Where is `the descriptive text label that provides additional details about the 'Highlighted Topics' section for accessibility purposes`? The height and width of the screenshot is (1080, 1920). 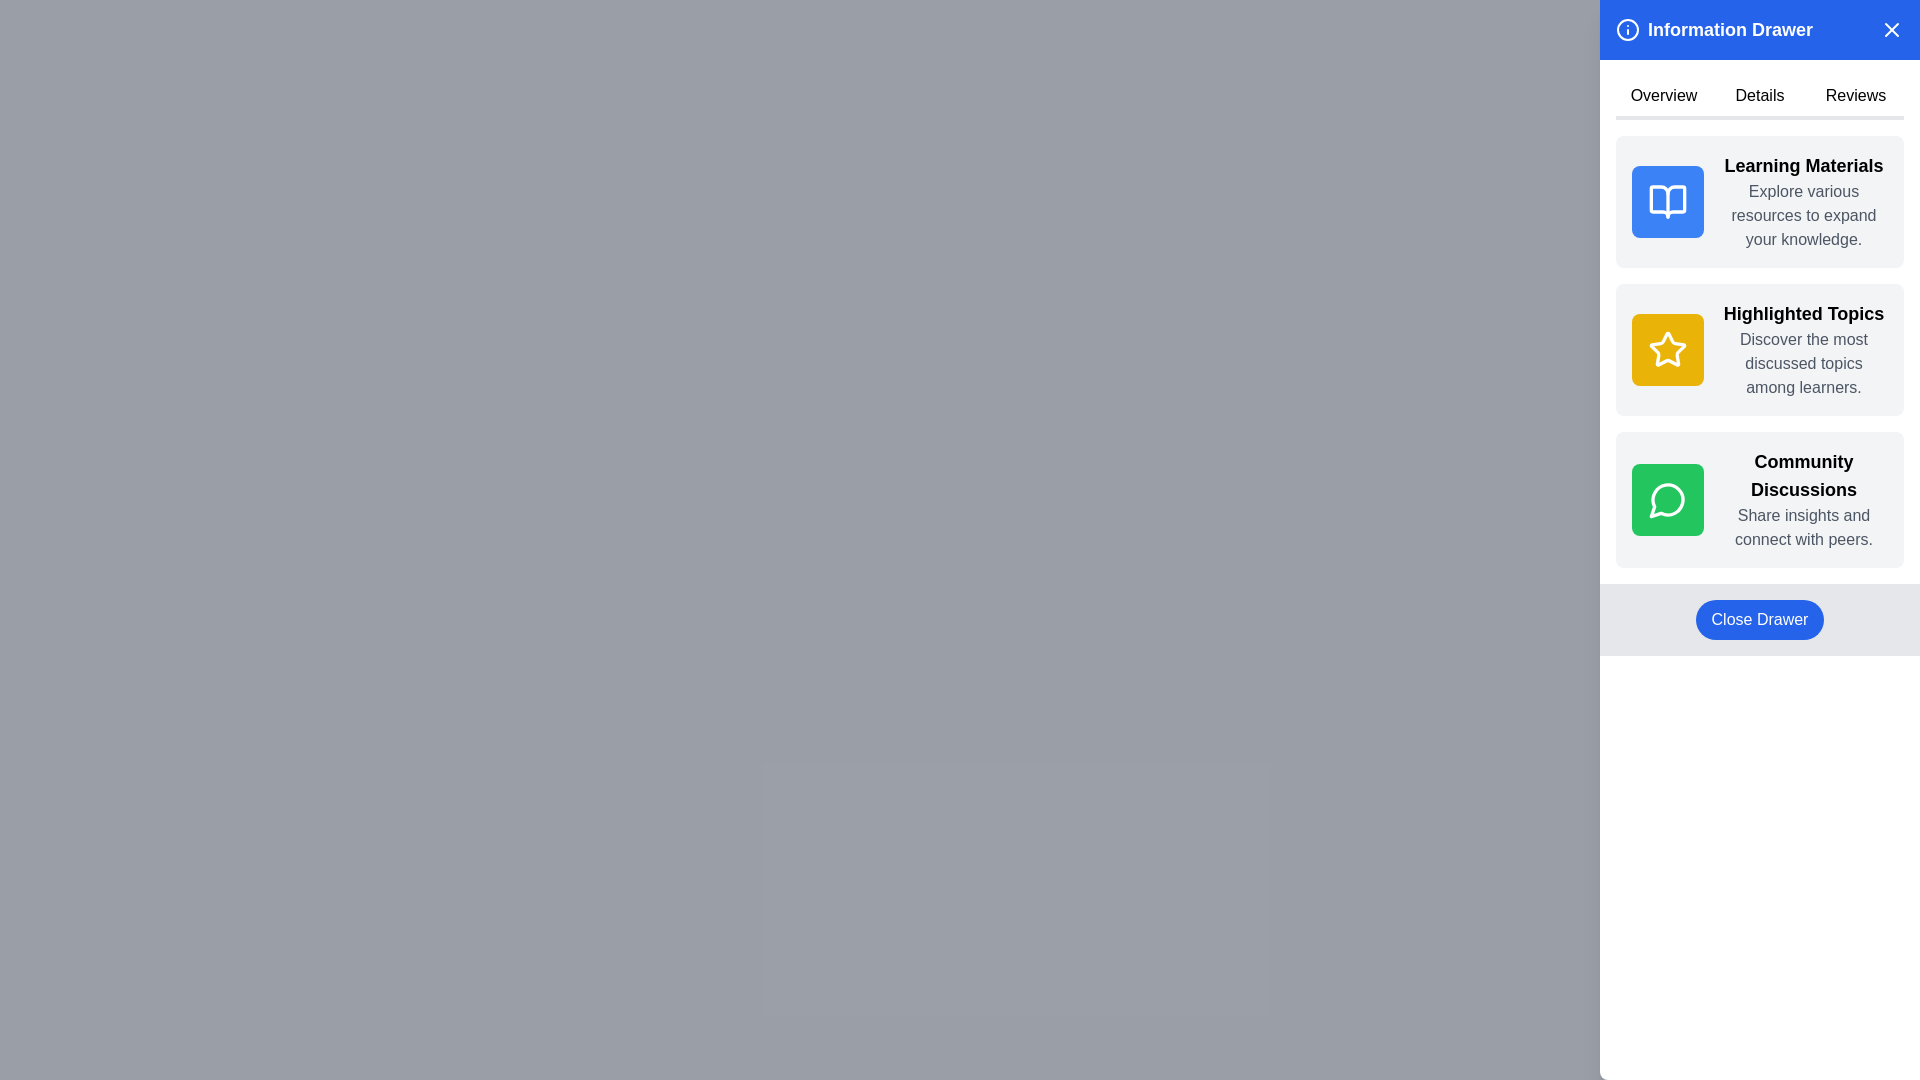 the descriptive text label that provides additional details about the 'Highlighted Topics' section for accessibility purposes is located at coordinates (1804, 363).